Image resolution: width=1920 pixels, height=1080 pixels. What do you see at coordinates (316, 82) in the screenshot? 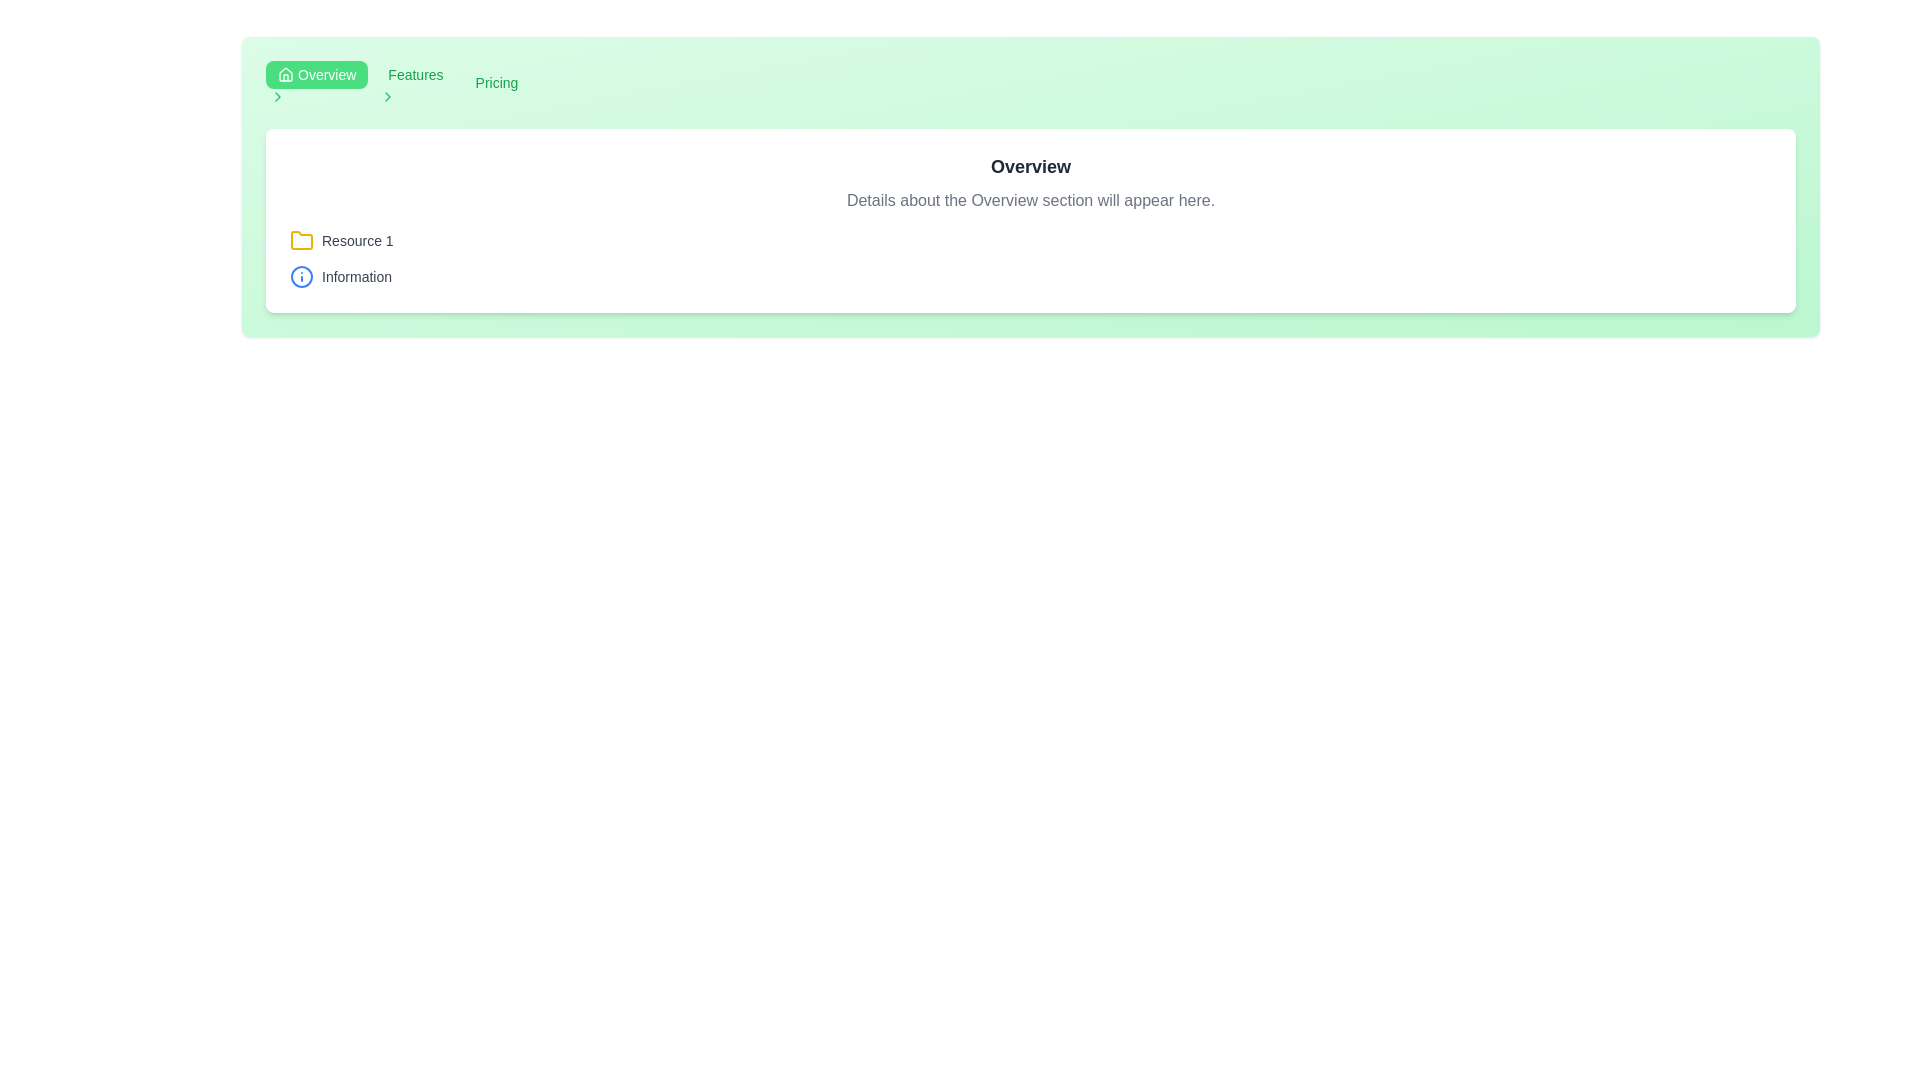
I see `the green rounded rectangle button labeled 'Overview'` at bounding box center [316, 82].